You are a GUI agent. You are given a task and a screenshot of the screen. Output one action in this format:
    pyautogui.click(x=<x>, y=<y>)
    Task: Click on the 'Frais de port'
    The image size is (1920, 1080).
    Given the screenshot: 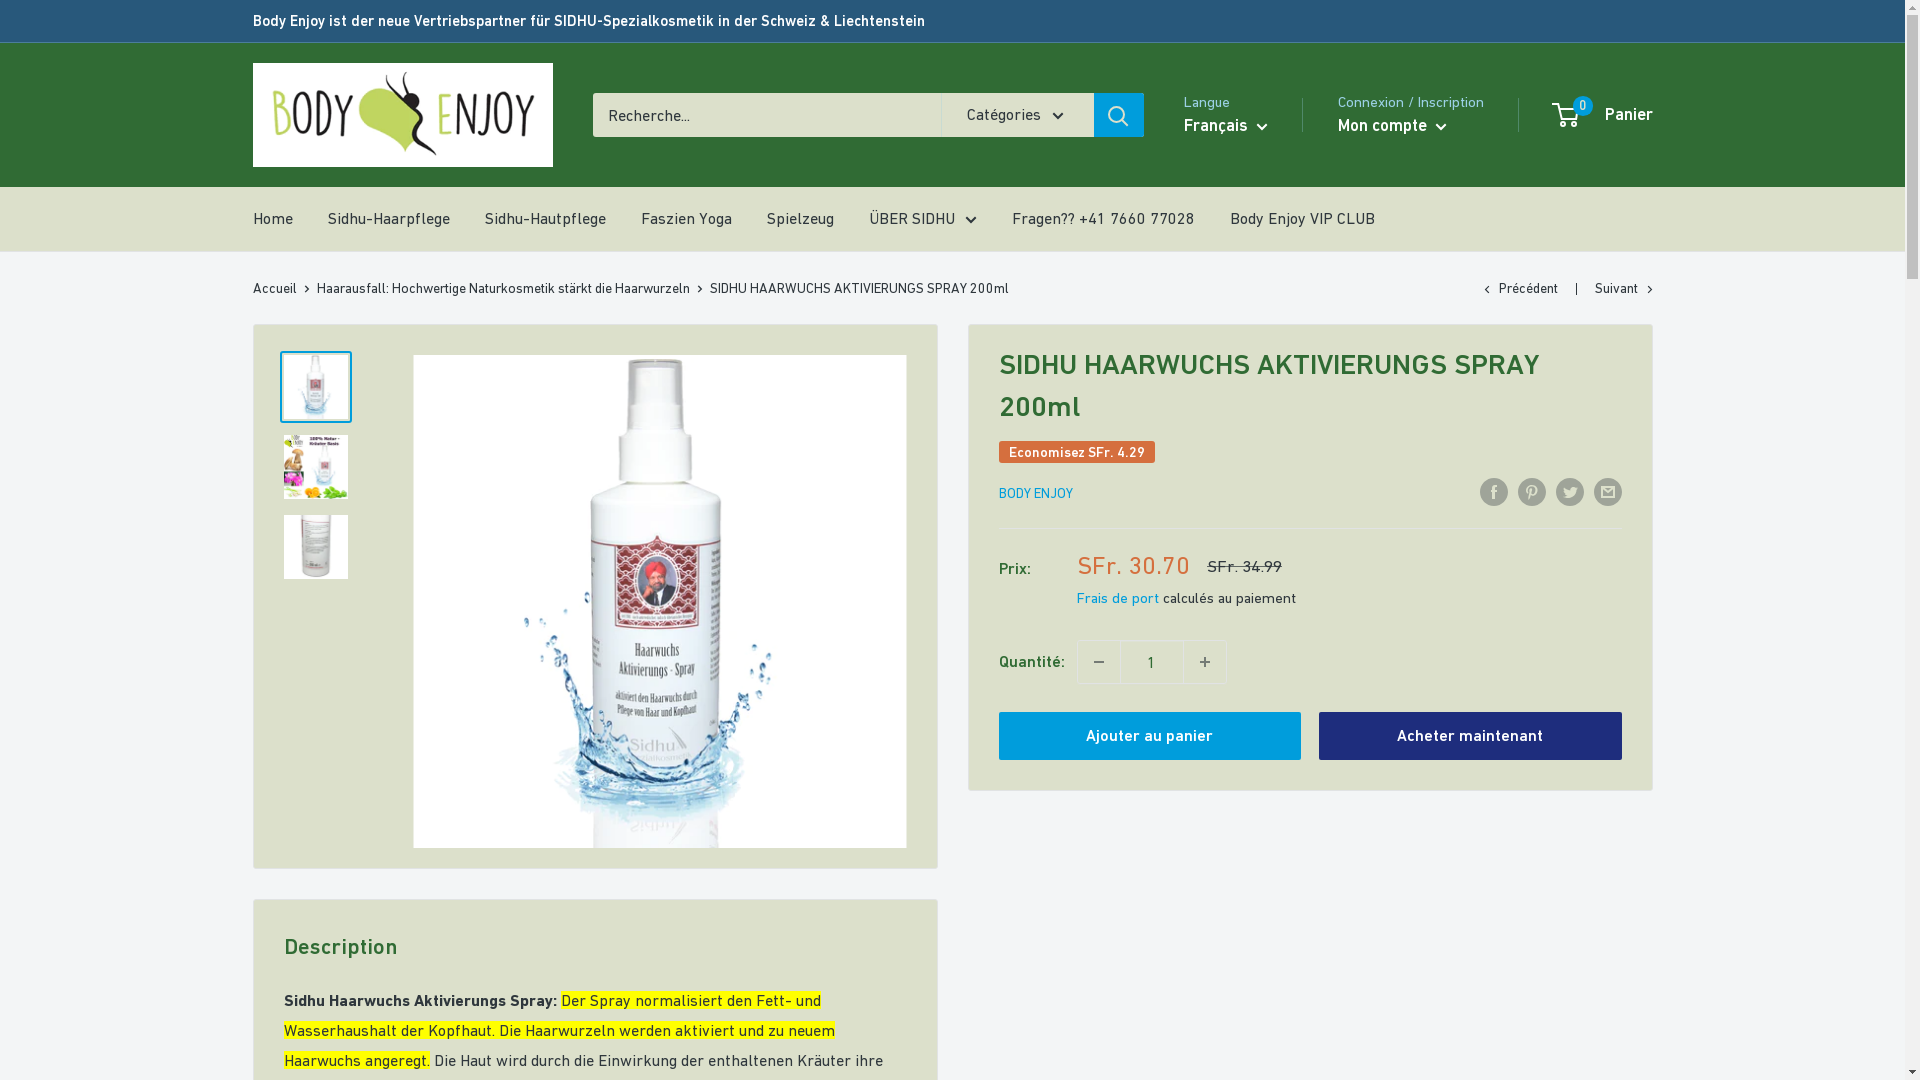 What is the action you would take?
    pyautogui.click(x=1116, y=596)
    